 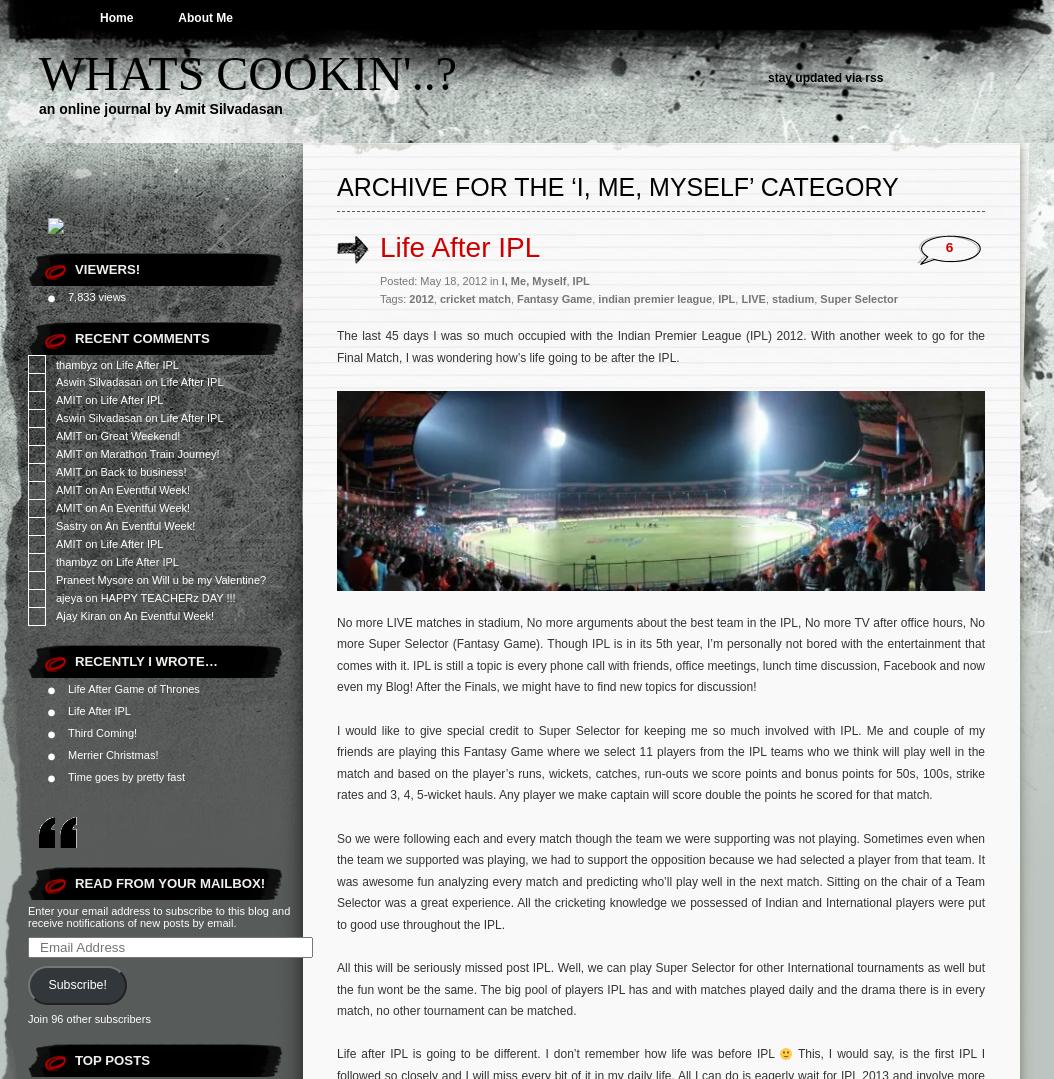 What do you see at coordinates (112, 754) in the screenshot?
I see `'Merrier Christmas!'` at bounding box center [112, 754].